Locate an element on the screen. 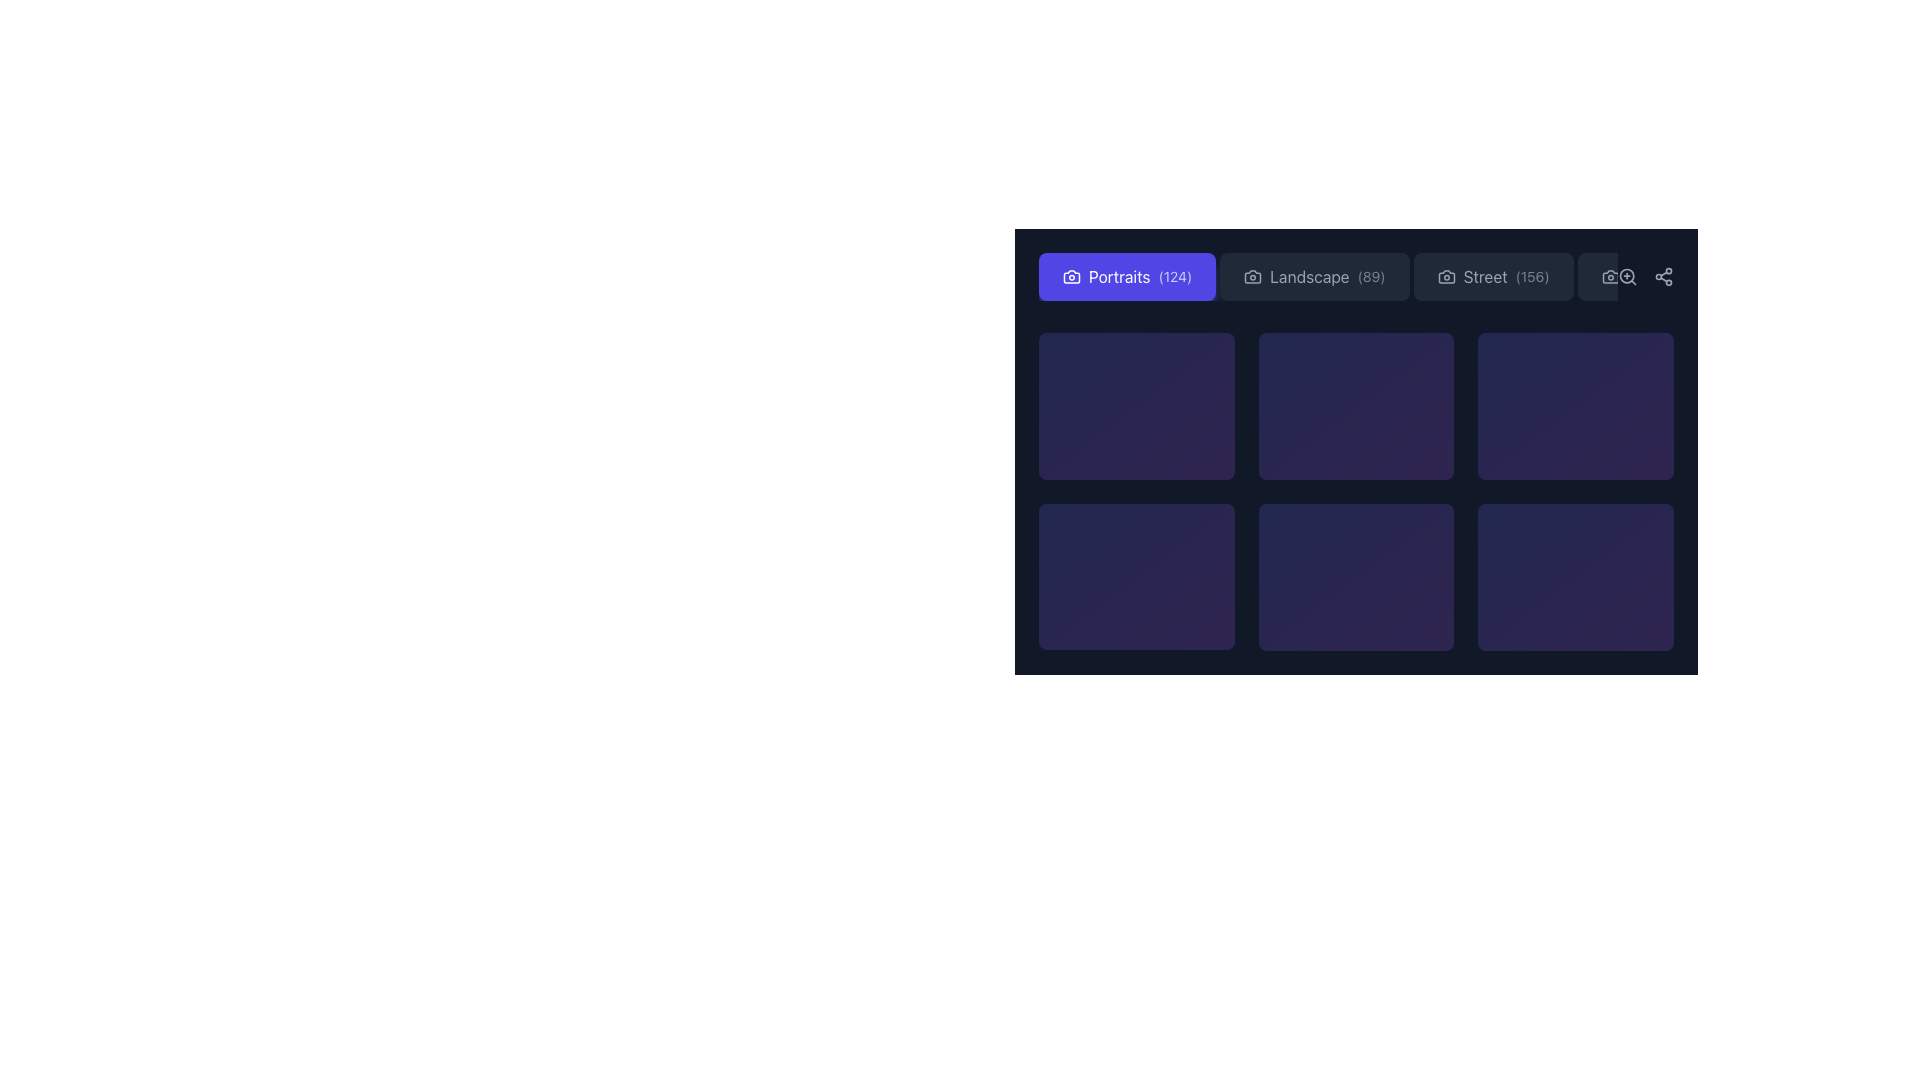 The image size is (1920, 1080). the button labeled 'Landscape(89)' with a dark gray background is located at coordinates (1314, 277).